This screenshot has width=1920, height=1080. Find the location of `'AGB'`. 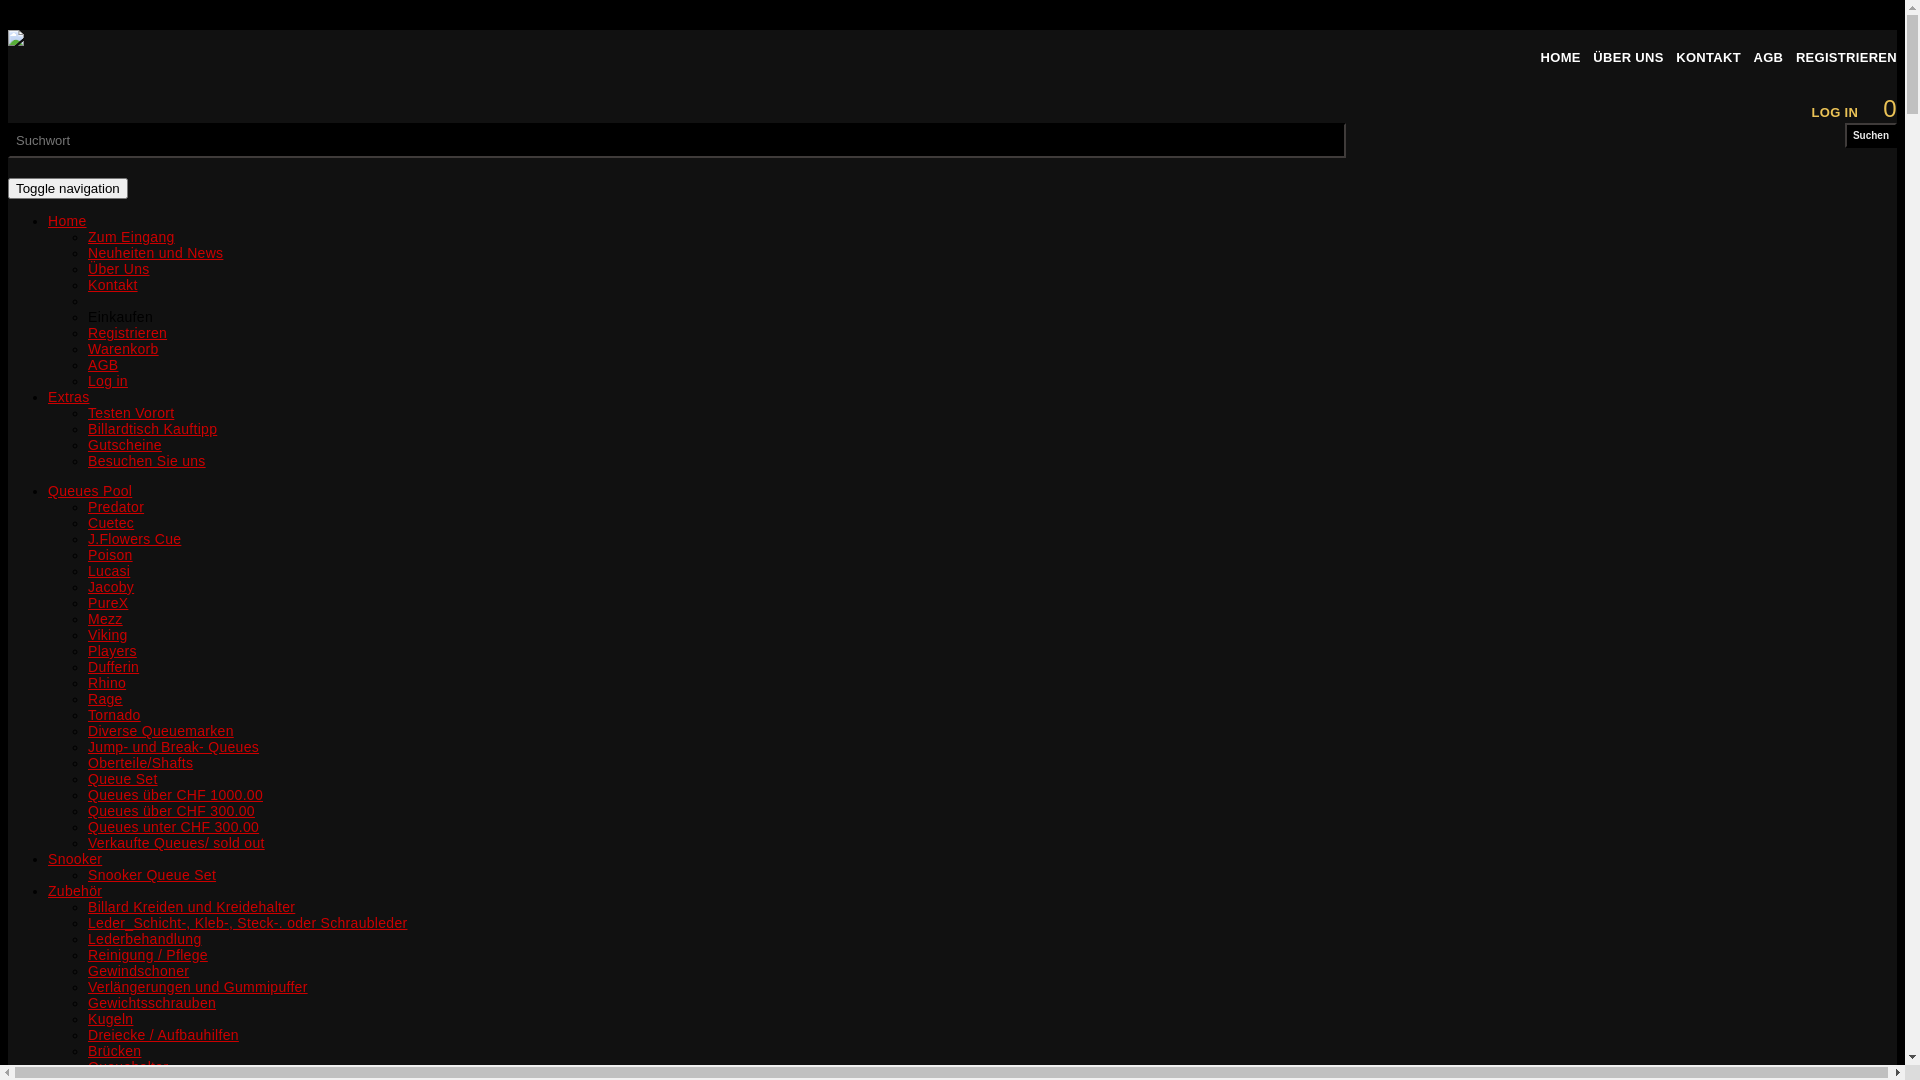

'AGB' is located at coordinates (101, 365).